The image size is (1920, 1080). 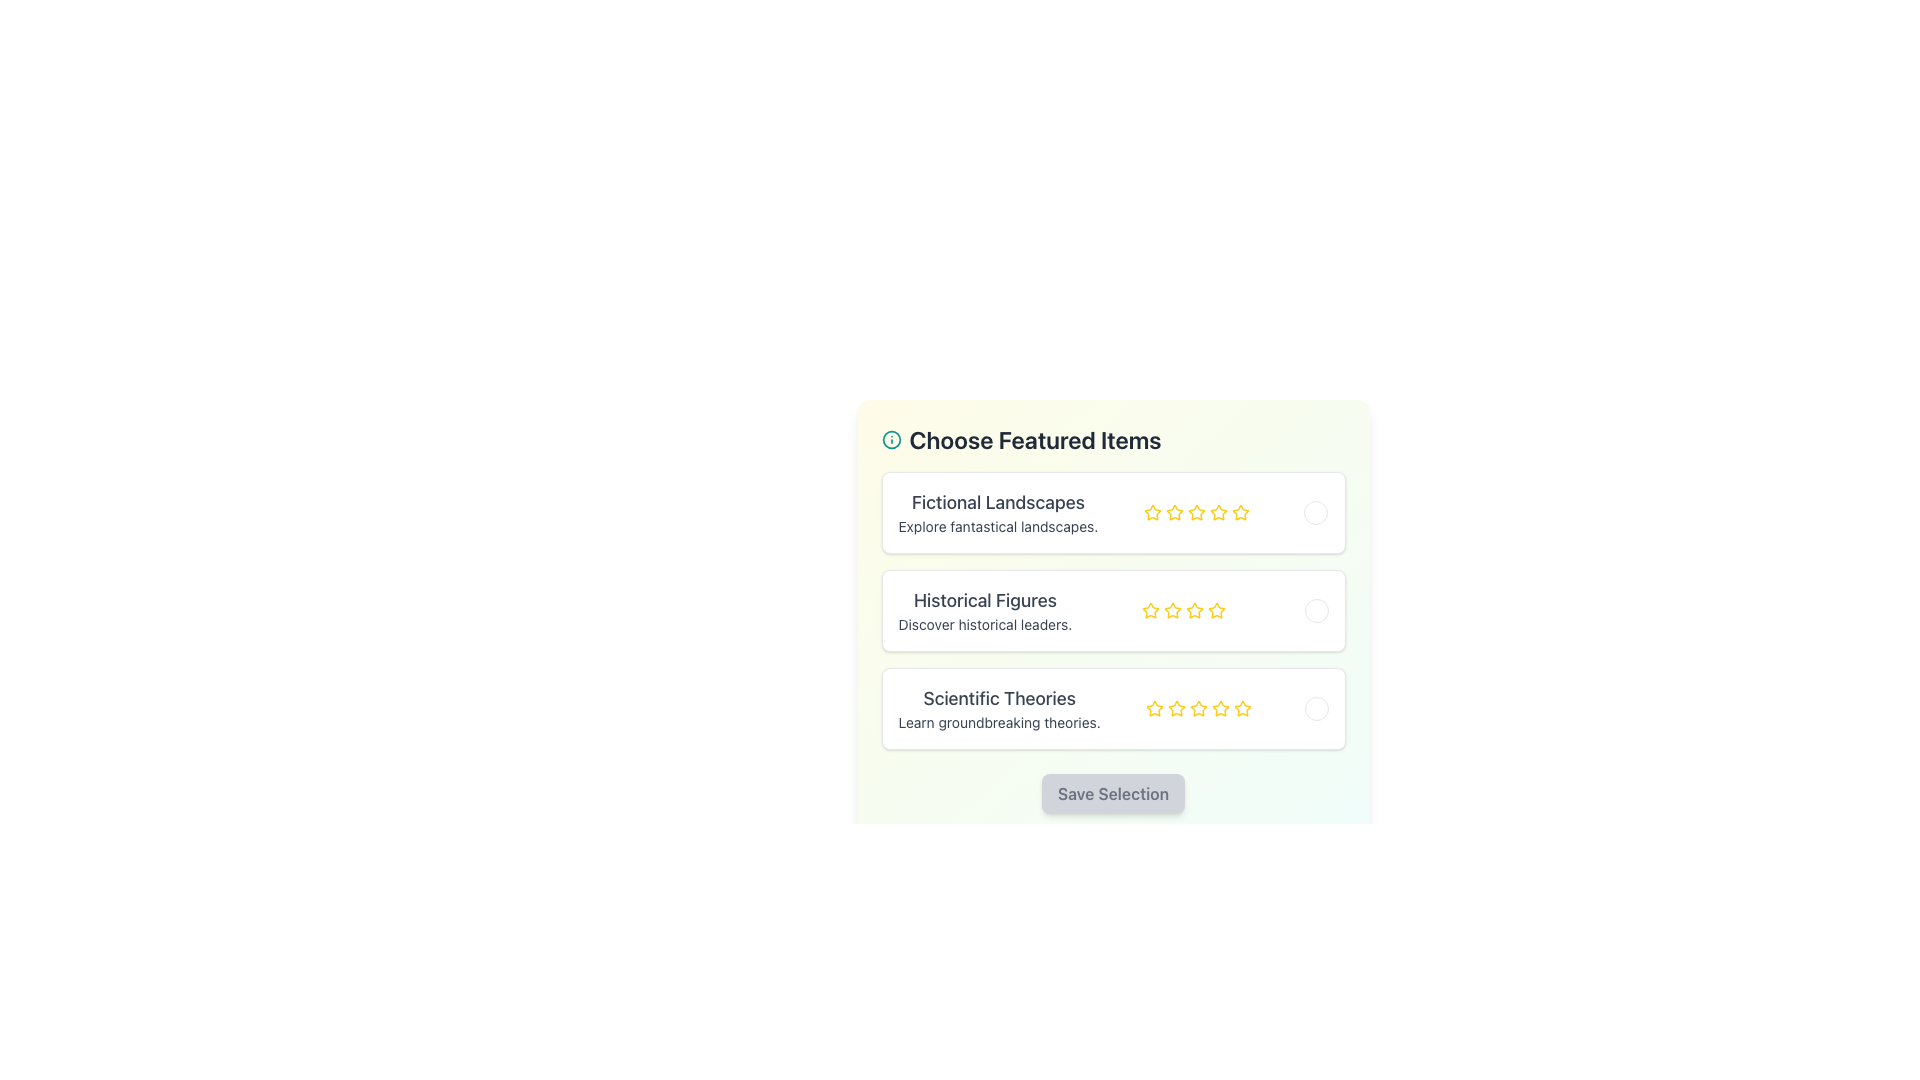 What do you see at coordinates (1316, 708) in the screenshot?
I see `the Radio Button for 'Scientific Theories'` at bounding box center [1316, 708].